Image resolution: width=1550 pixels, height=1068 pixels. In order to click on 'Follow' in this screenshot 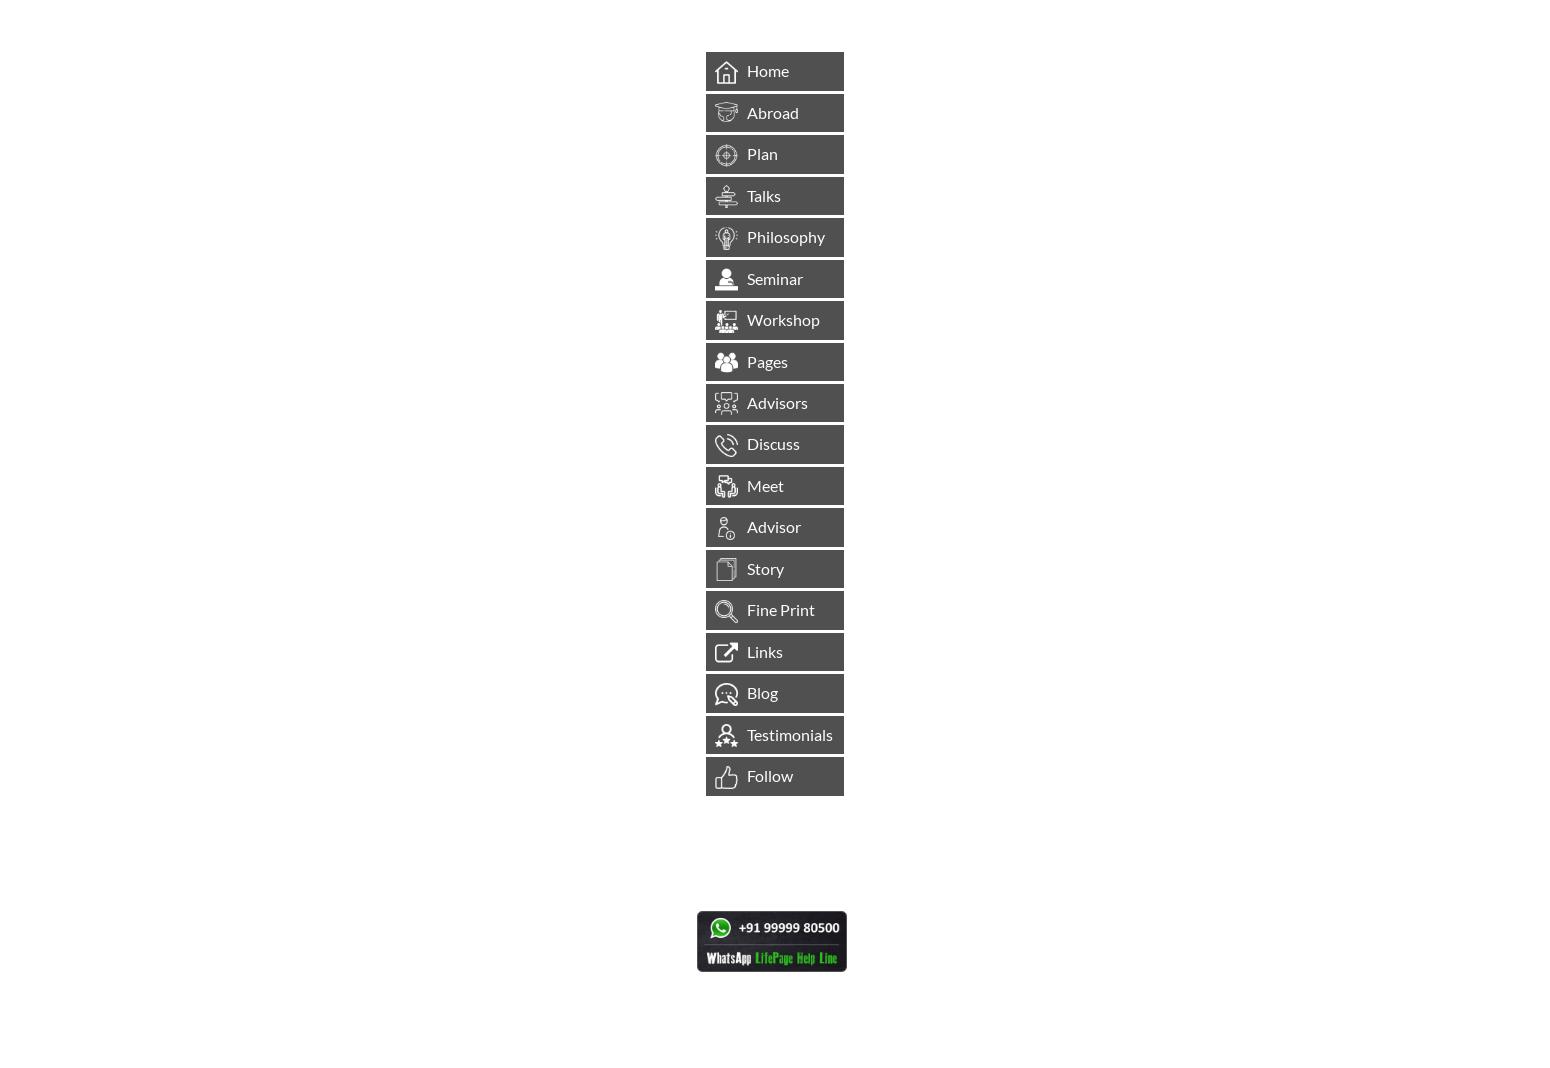, I will do `click(770, 775)`.